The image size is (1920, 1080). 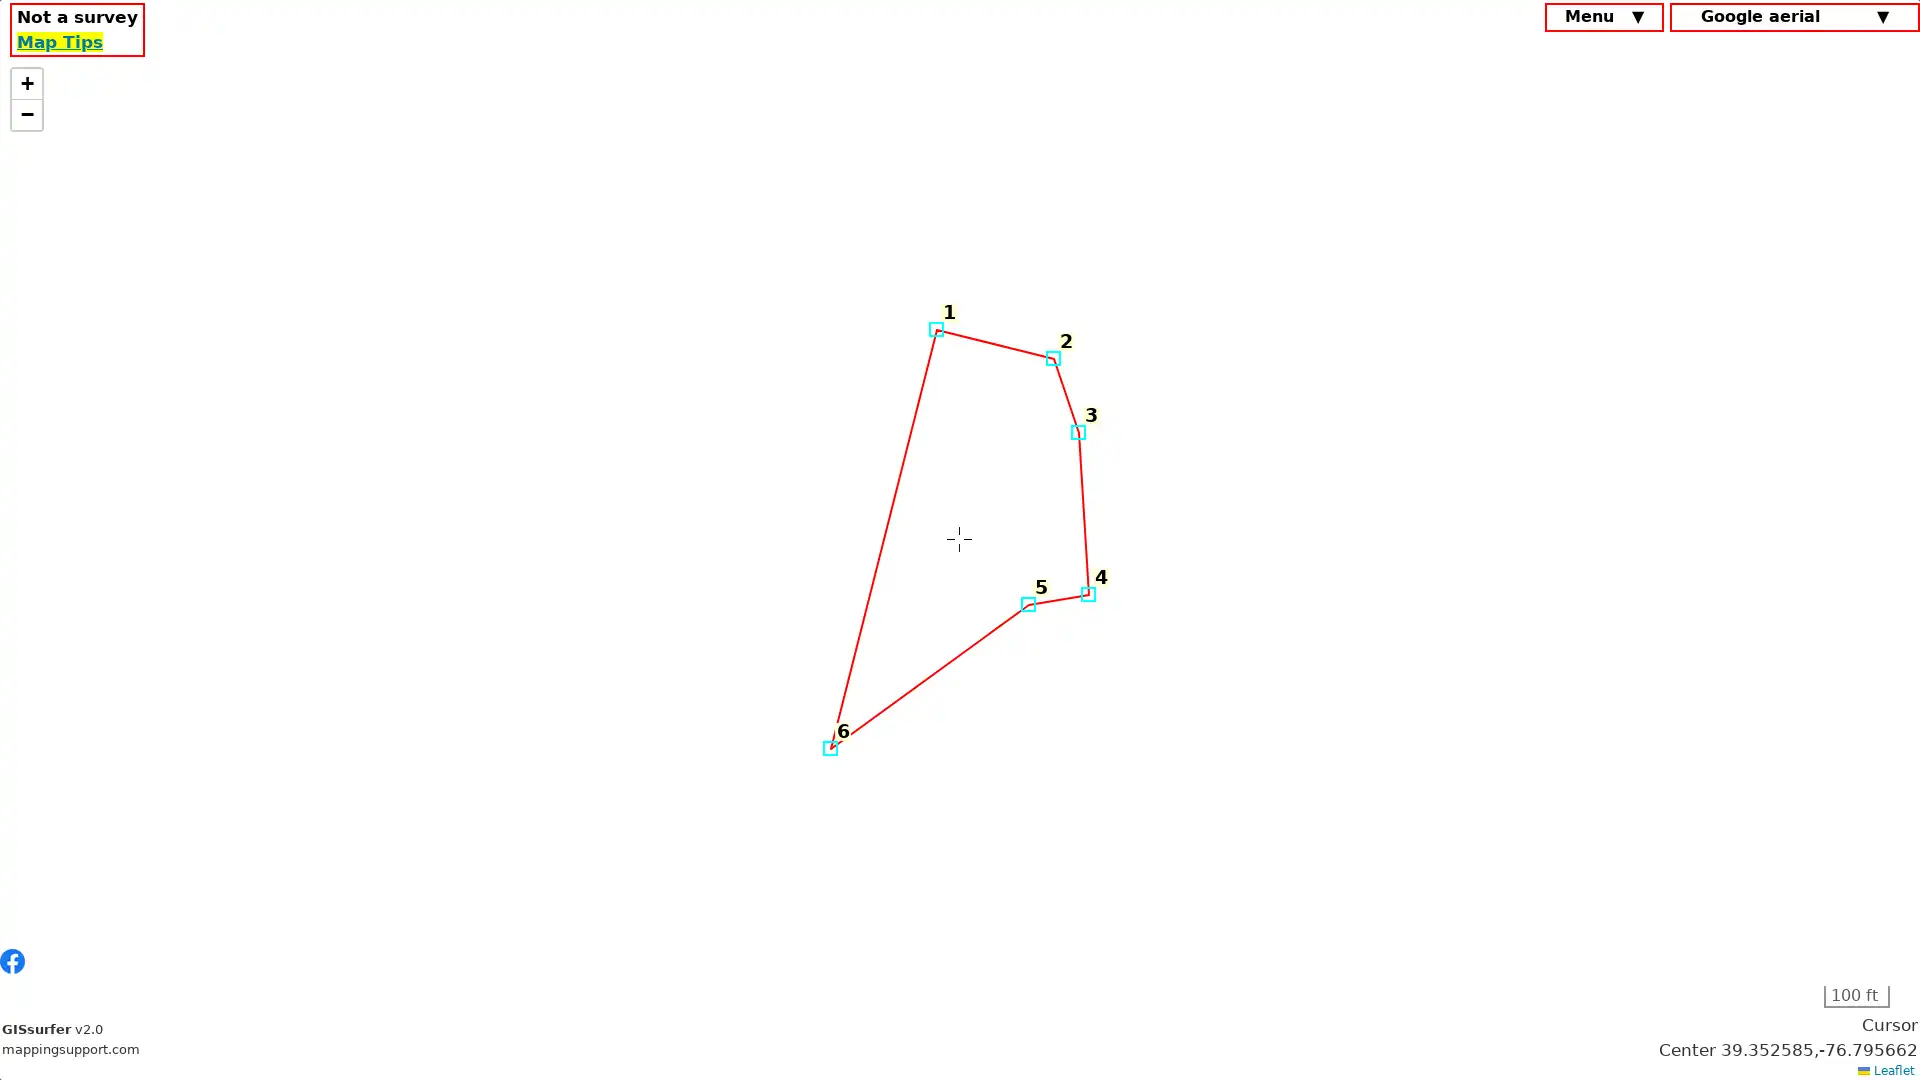 I want to click on Marker, so click(x=1052, y=357).